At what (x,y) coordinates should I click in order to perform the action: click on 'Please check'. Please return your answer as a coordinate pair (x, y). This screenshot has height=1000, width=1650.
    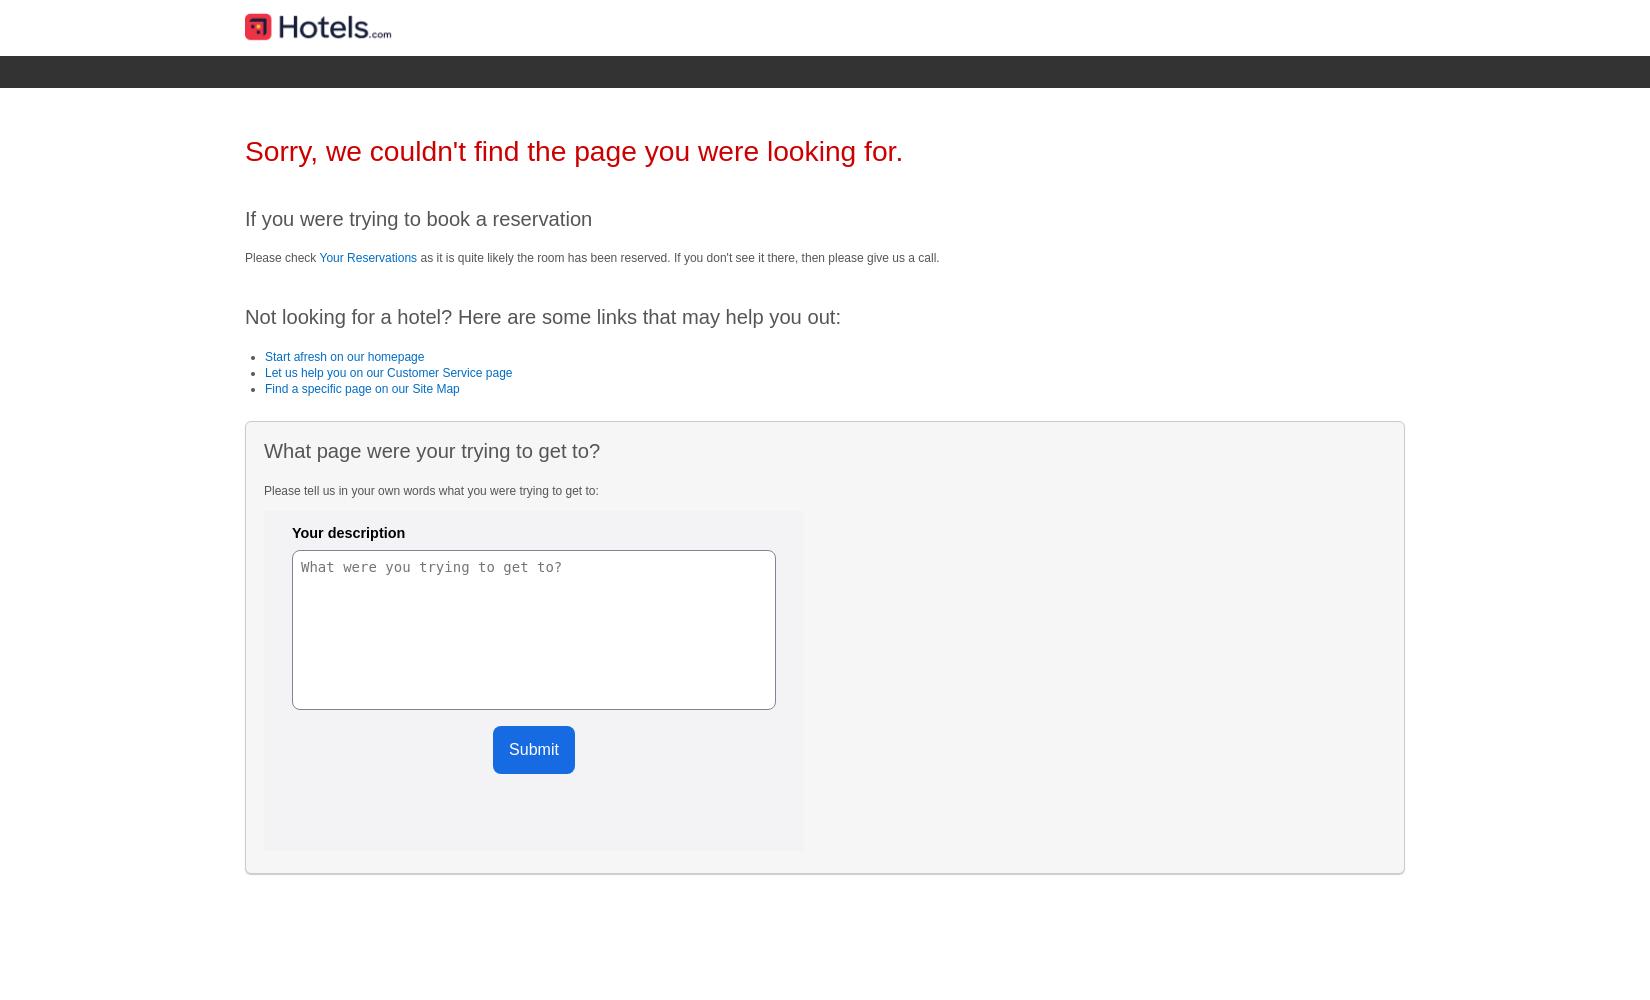
    Looking at the image, I should click on (281, 257).